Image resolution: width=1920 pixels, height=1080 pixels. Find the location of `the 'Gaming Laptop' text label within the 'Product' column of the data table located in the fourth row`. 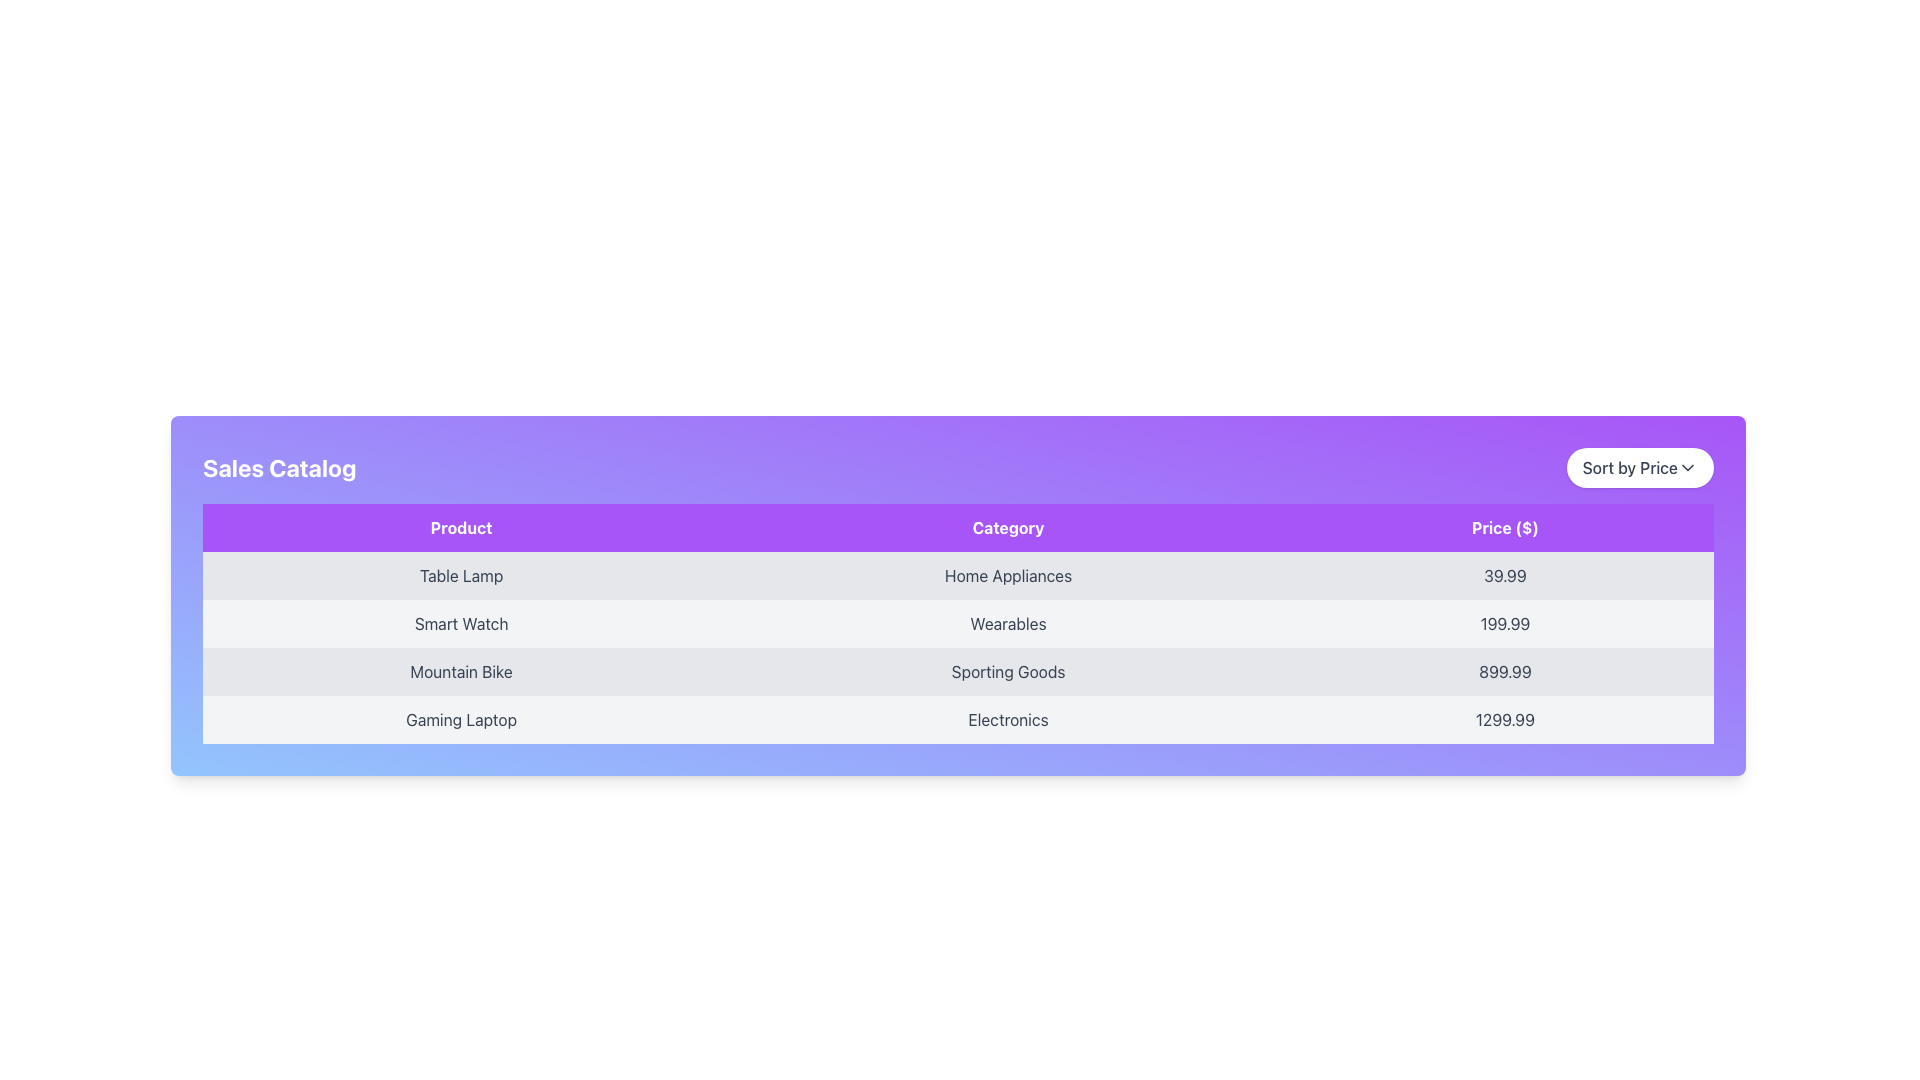

the 'Gaming Laptop' text label within the 'Product' column of the data table located in the fourth row is located at coordinates (460, 720).